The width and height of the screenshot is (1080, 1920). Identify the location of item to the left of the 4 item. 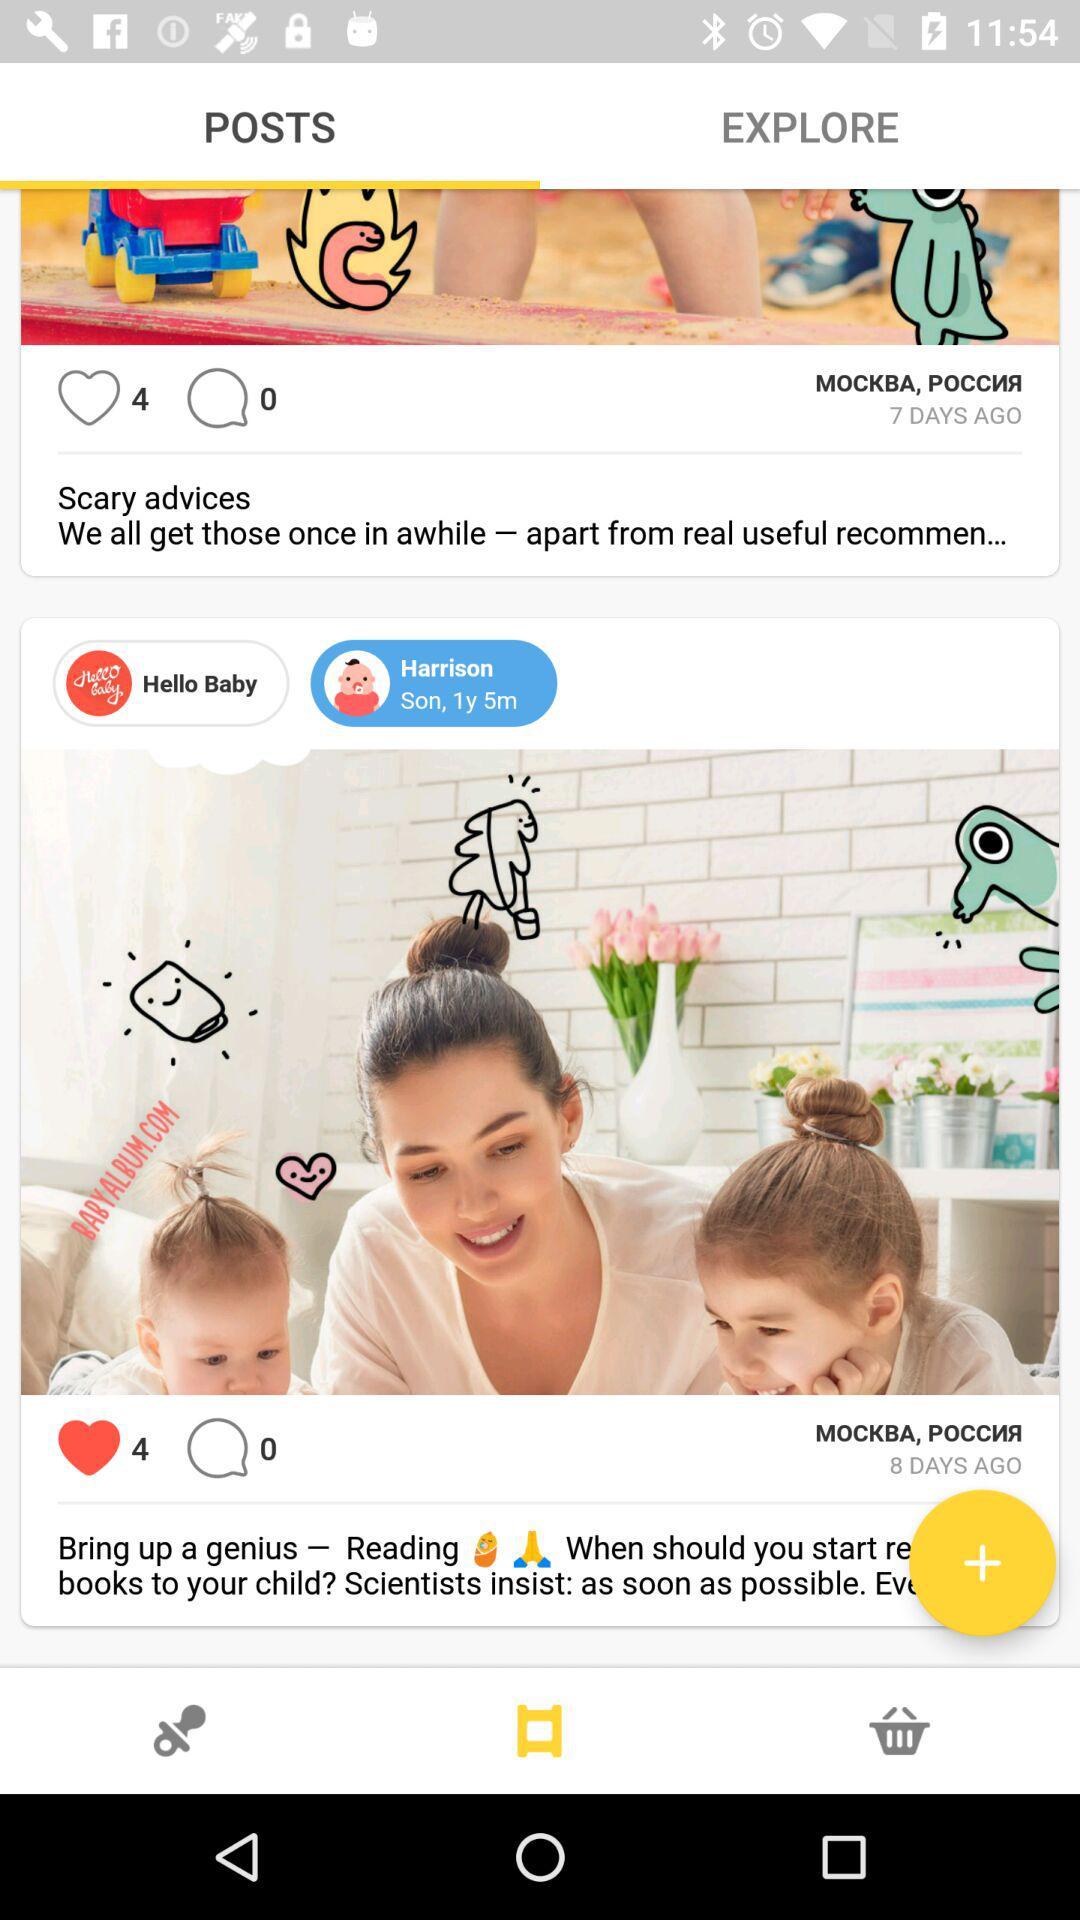
(88, 398).